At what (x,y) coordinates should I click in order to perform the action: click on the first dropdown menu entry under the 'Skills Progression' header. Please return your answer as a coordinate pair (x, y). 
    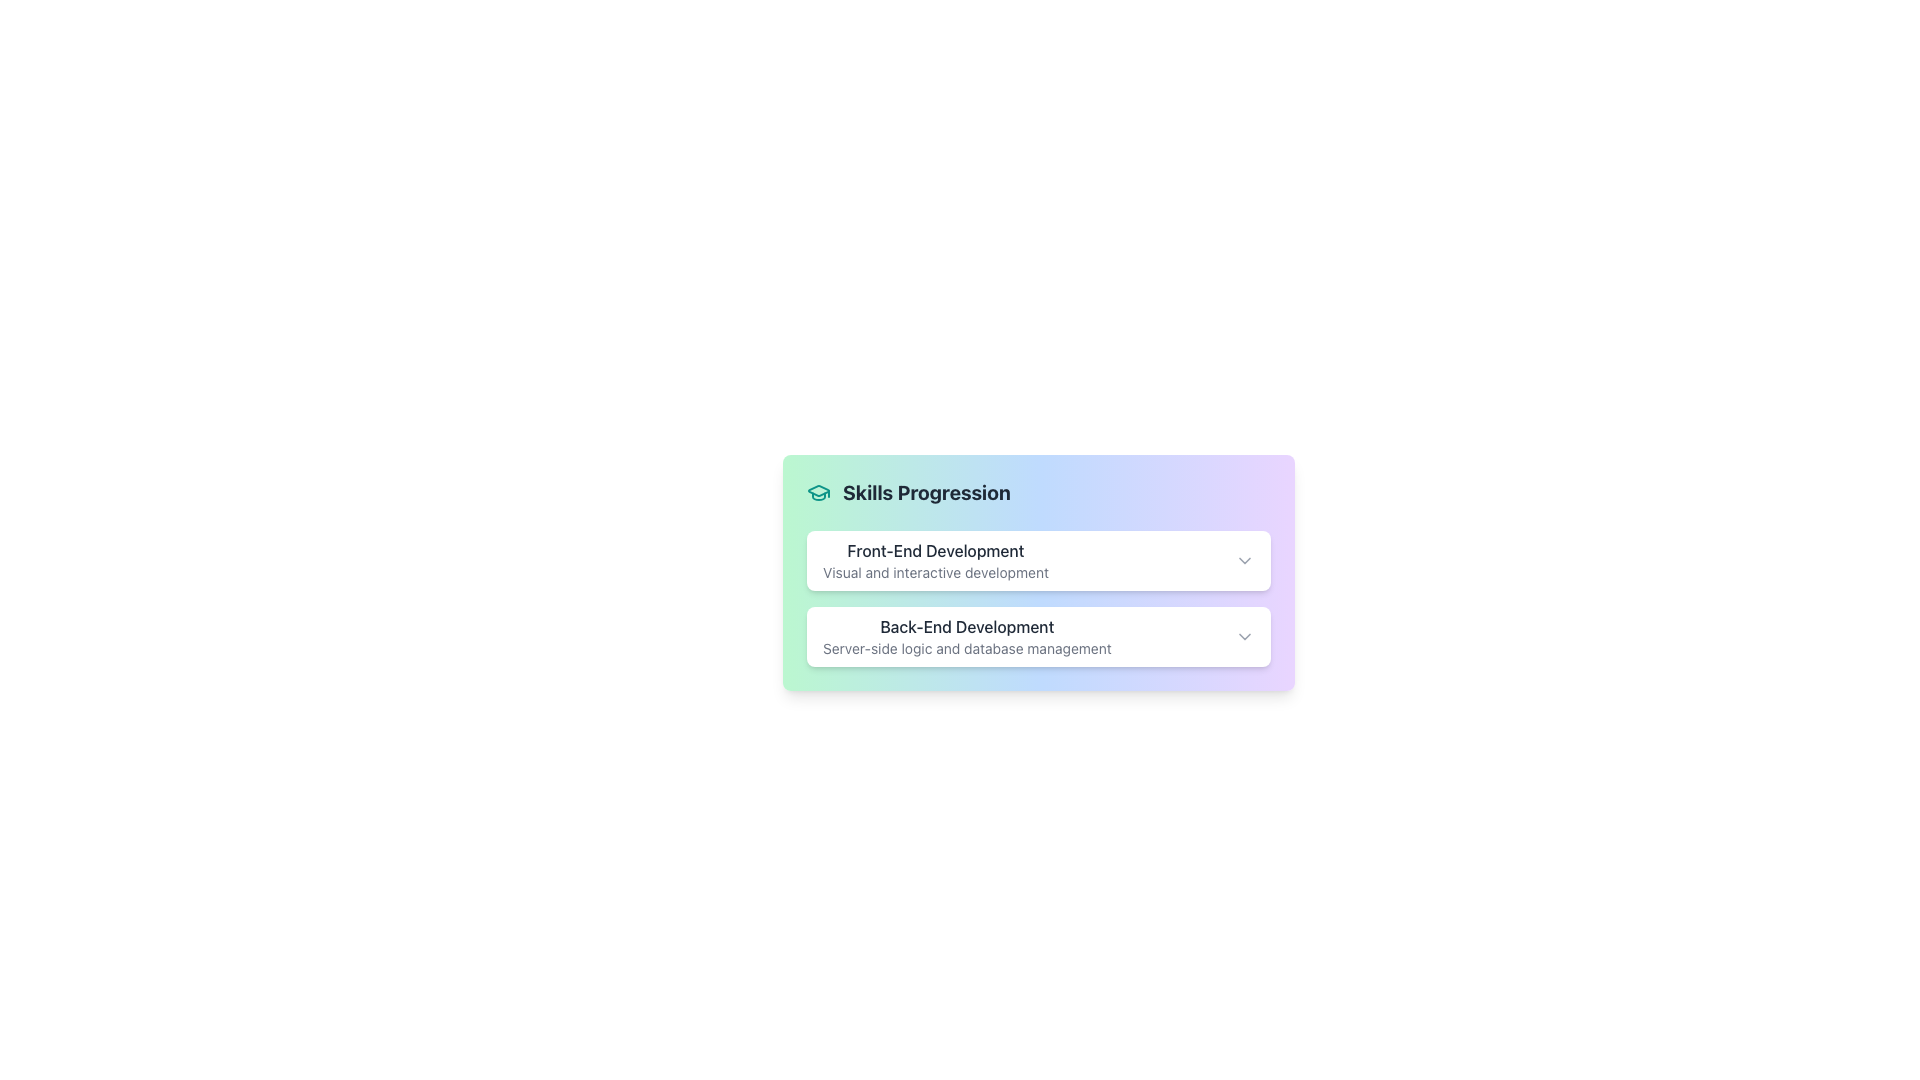
    Looking at the image, I should click on (1038, 560).